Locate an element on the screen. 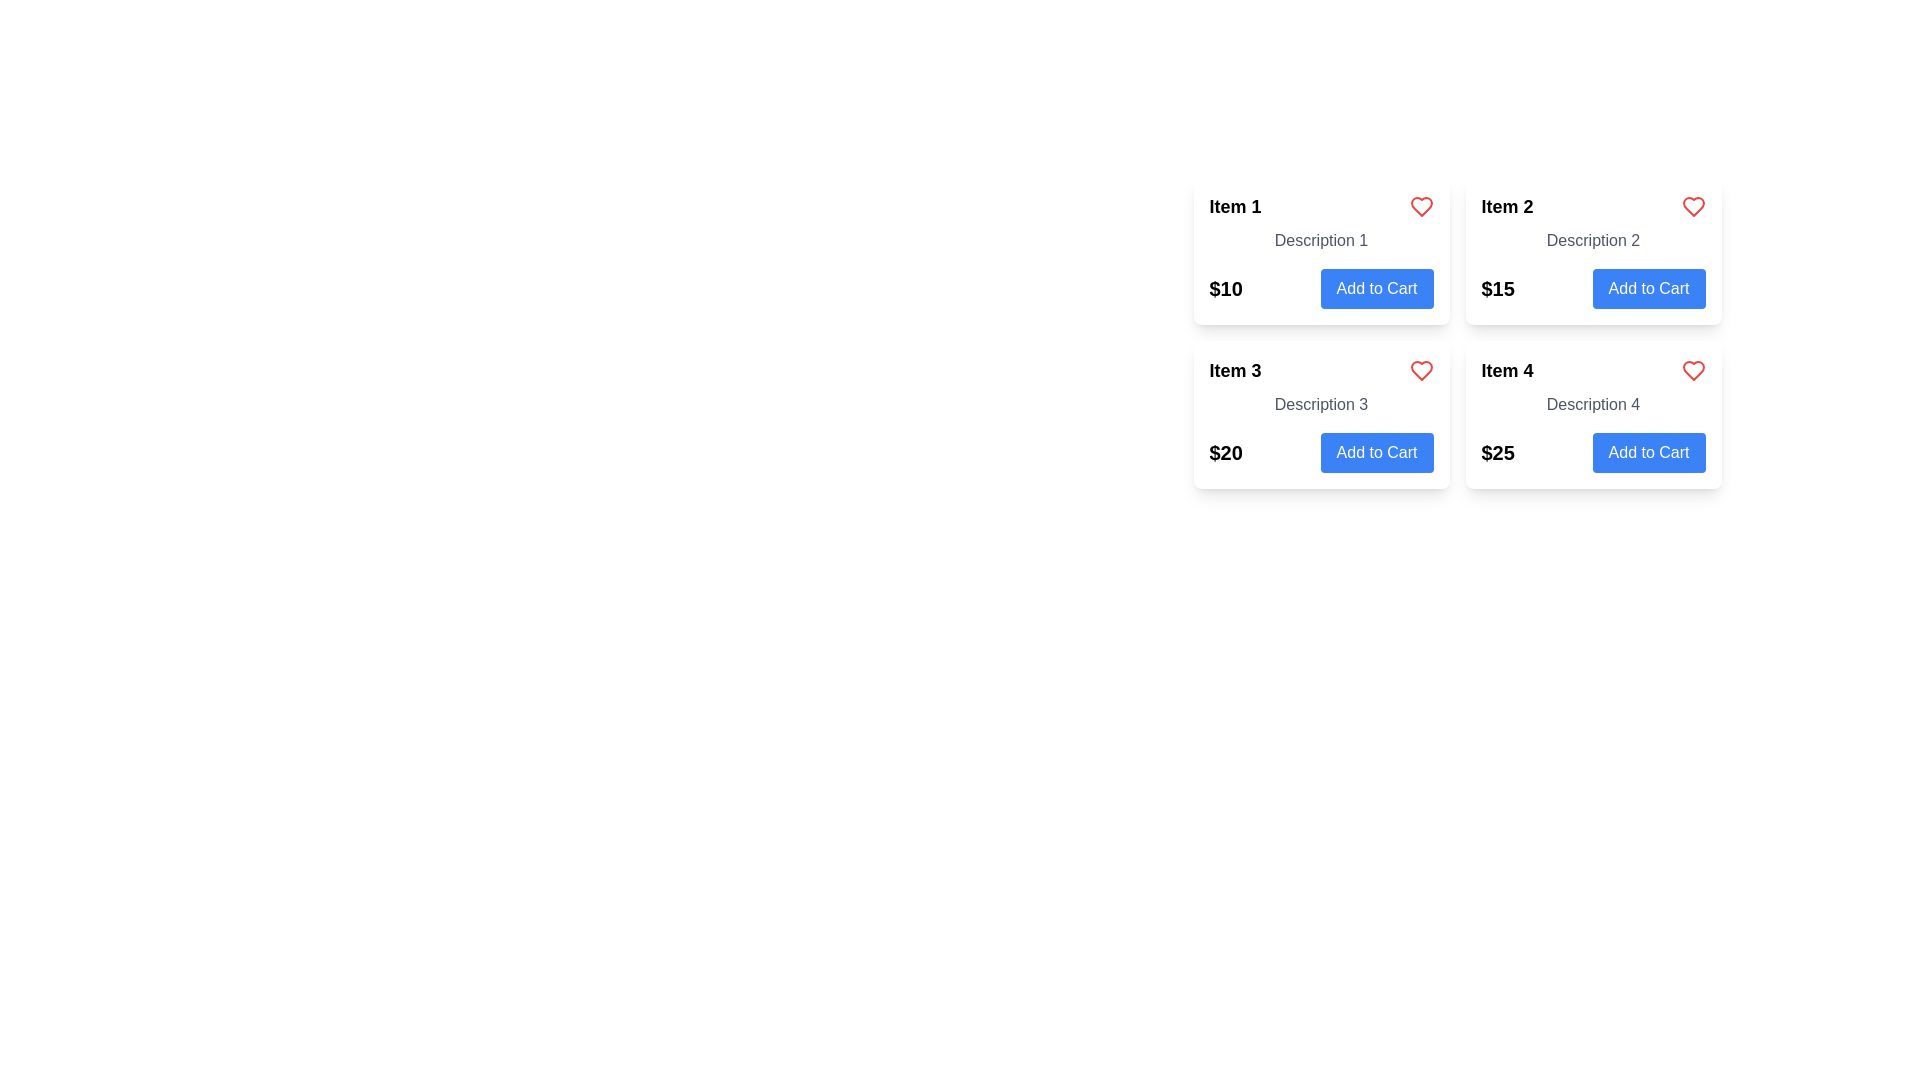  the heart-shaped favorite icon located at the top-right corner of the second item card is located at coordinates (1692, 207).